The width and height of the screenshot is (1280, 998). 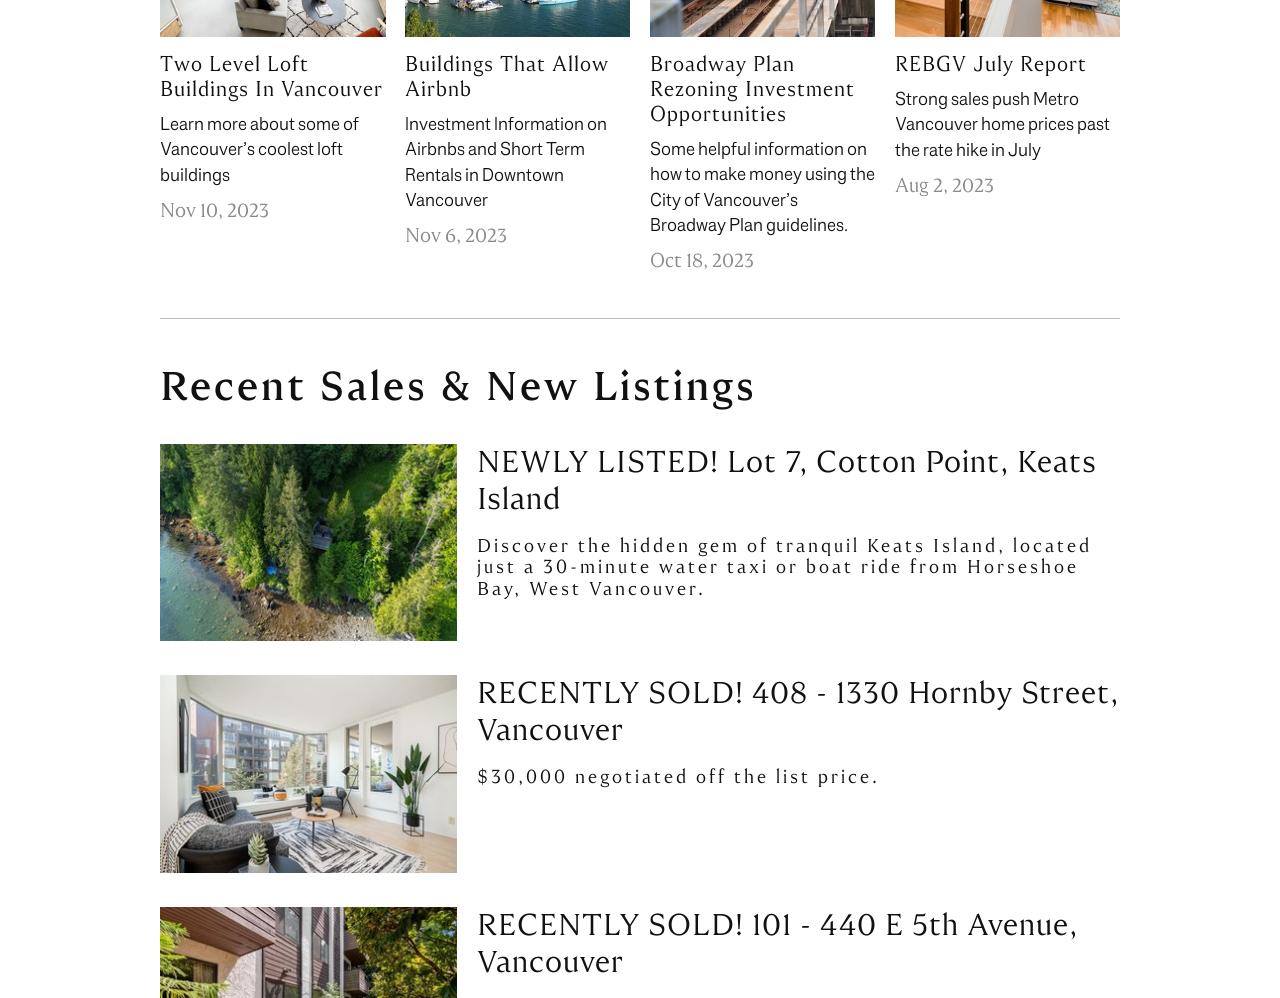 What do you see at coordinates (160, 209) in the screenshot?
I see `'Nov 10, 2023'` at bounding box center [160, 209].